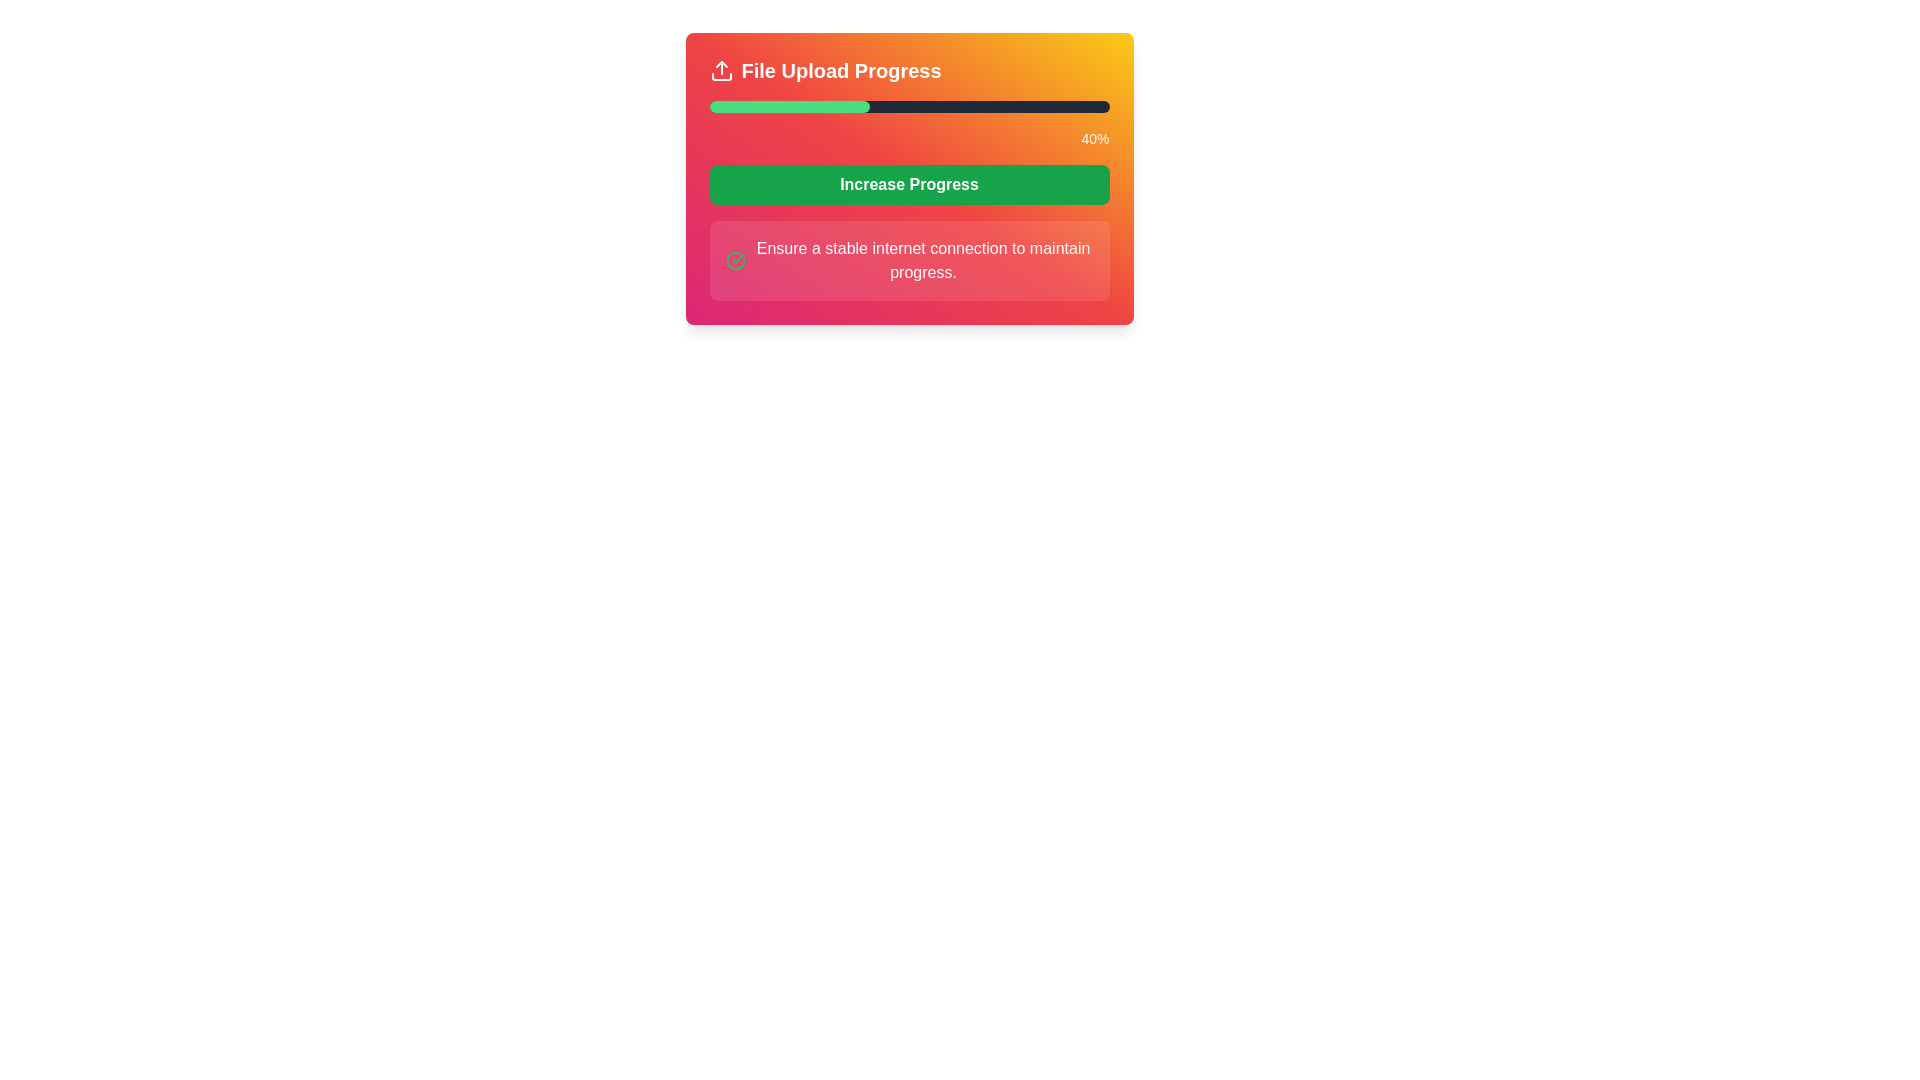 The height and width of the screenshot is (1080, 1920). I want to click on the informational text box with an icon that advises users about maintaining a stable internet connection, positioned below the 'Increase Progress' button, so click(908, 260).